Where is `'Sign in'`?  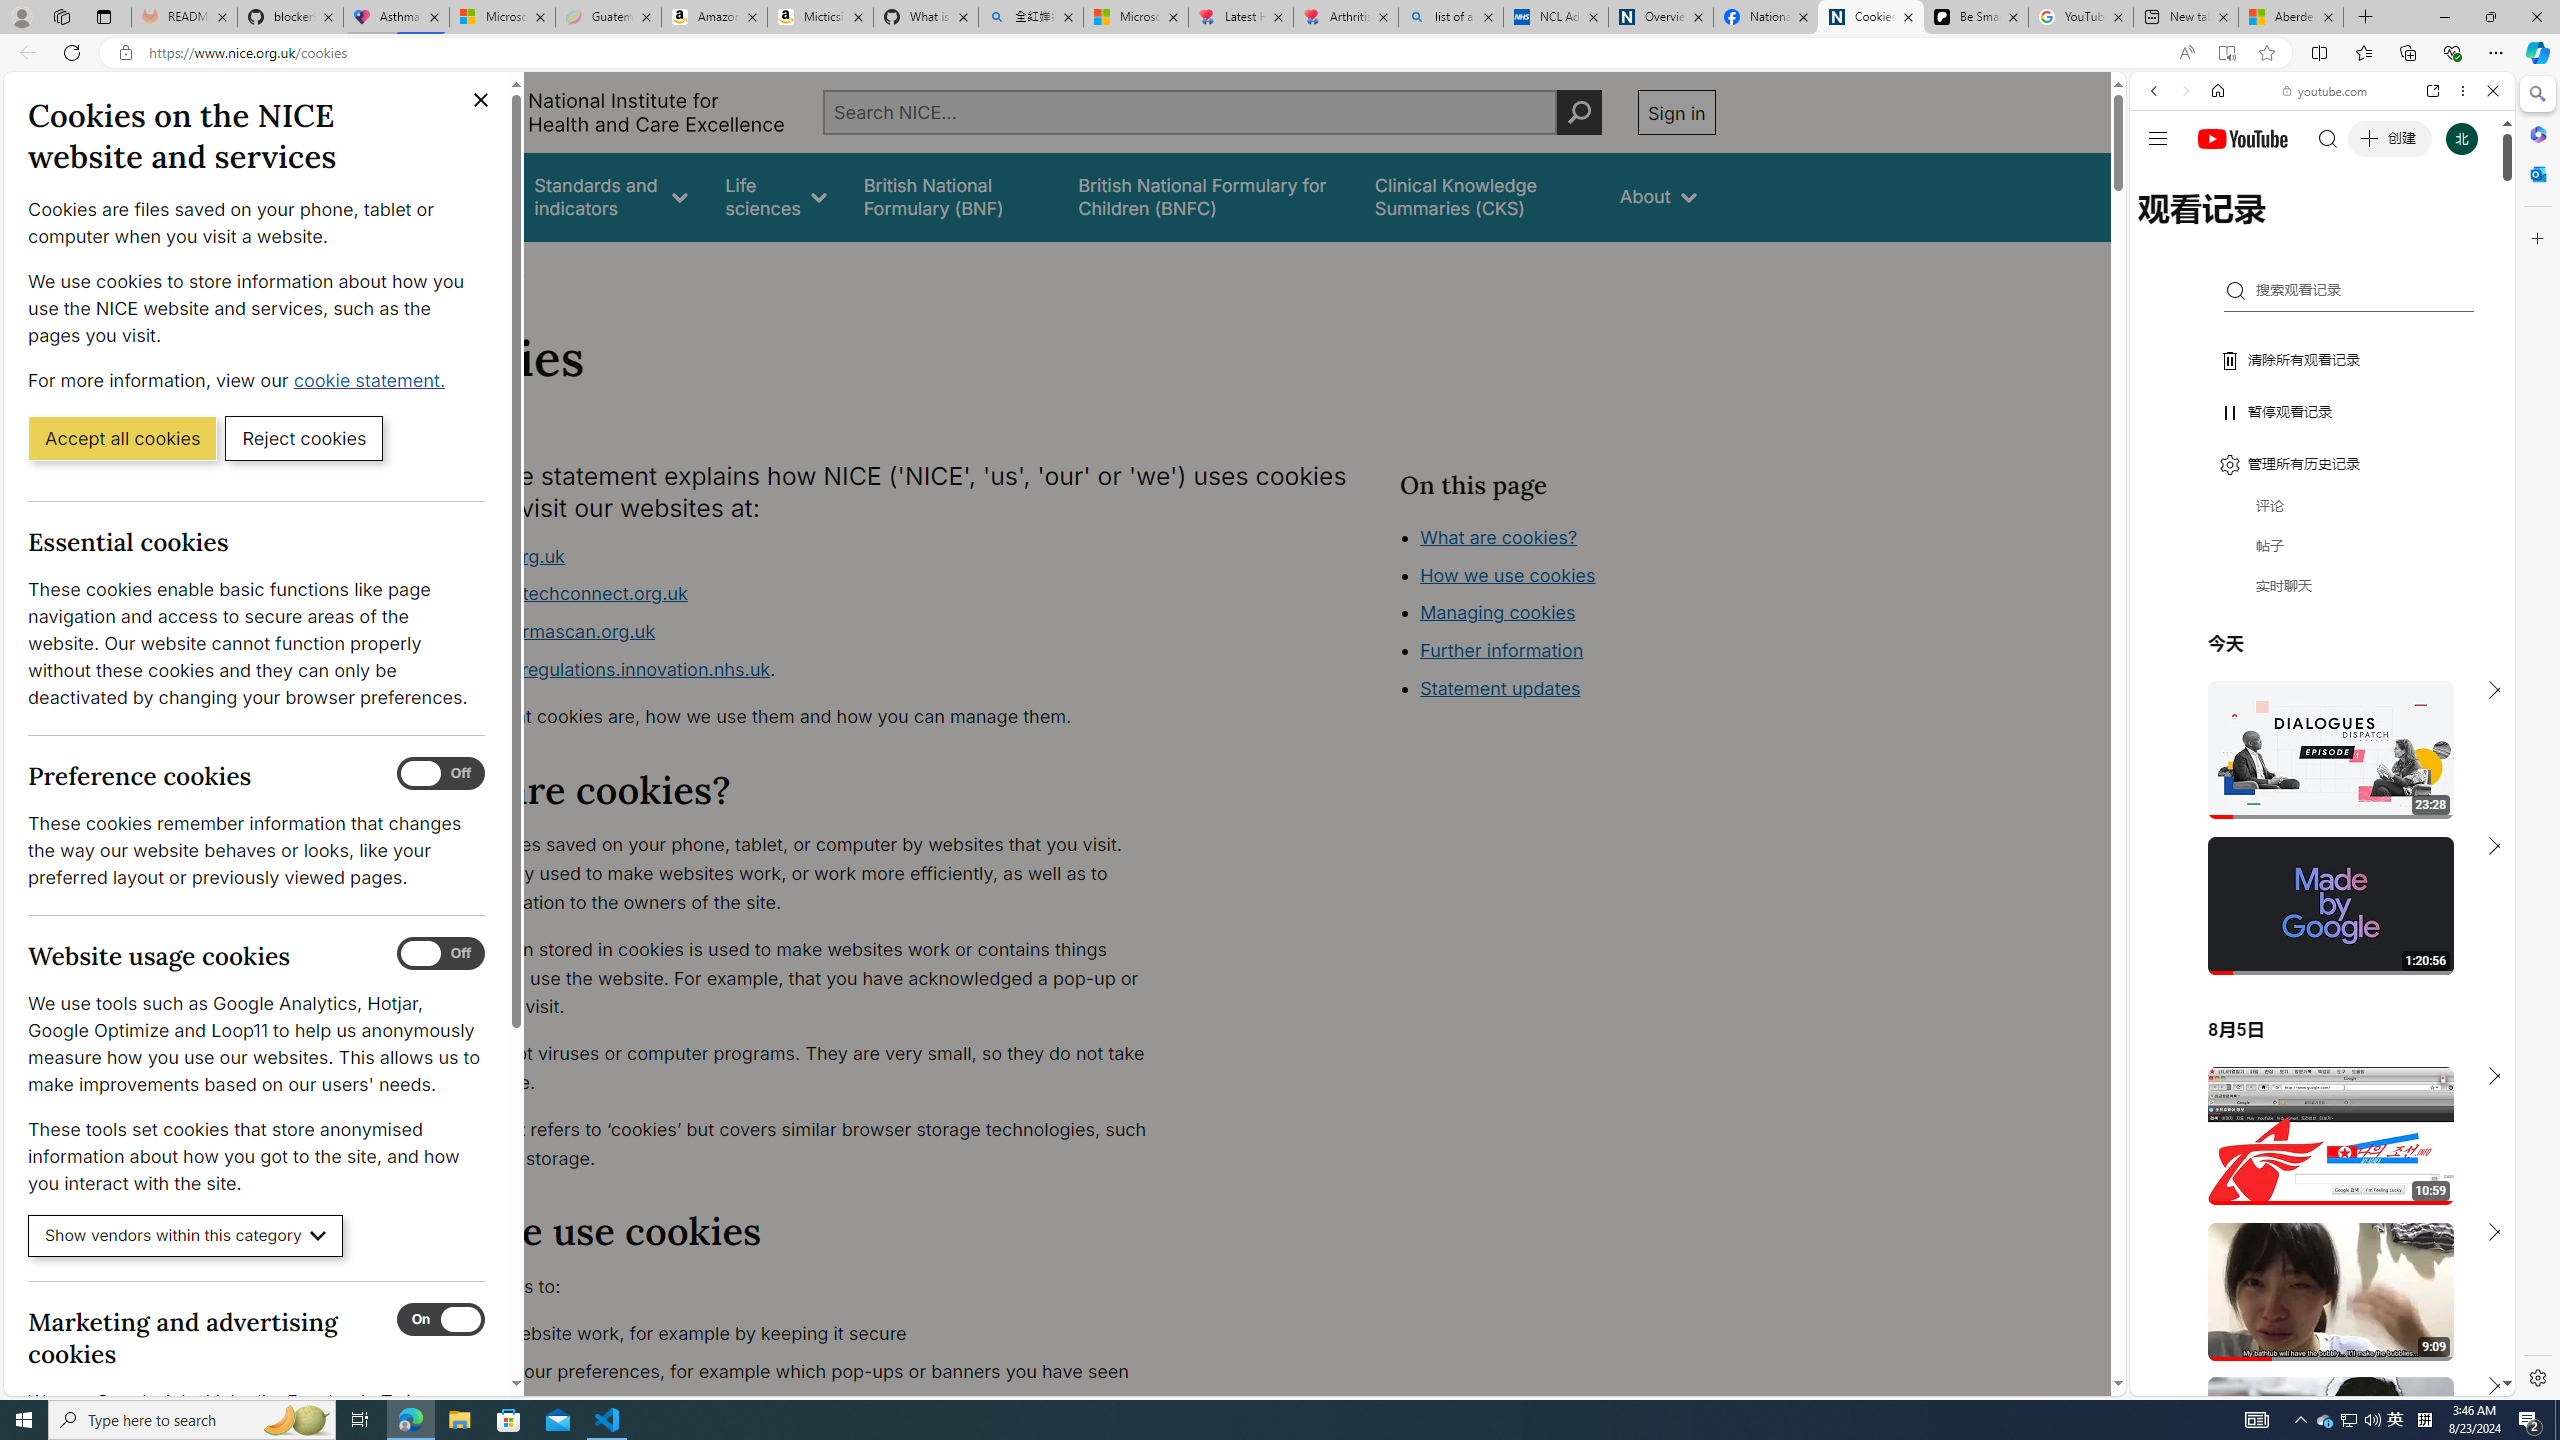
'Sign in' is located at coordinates (1675, 111).